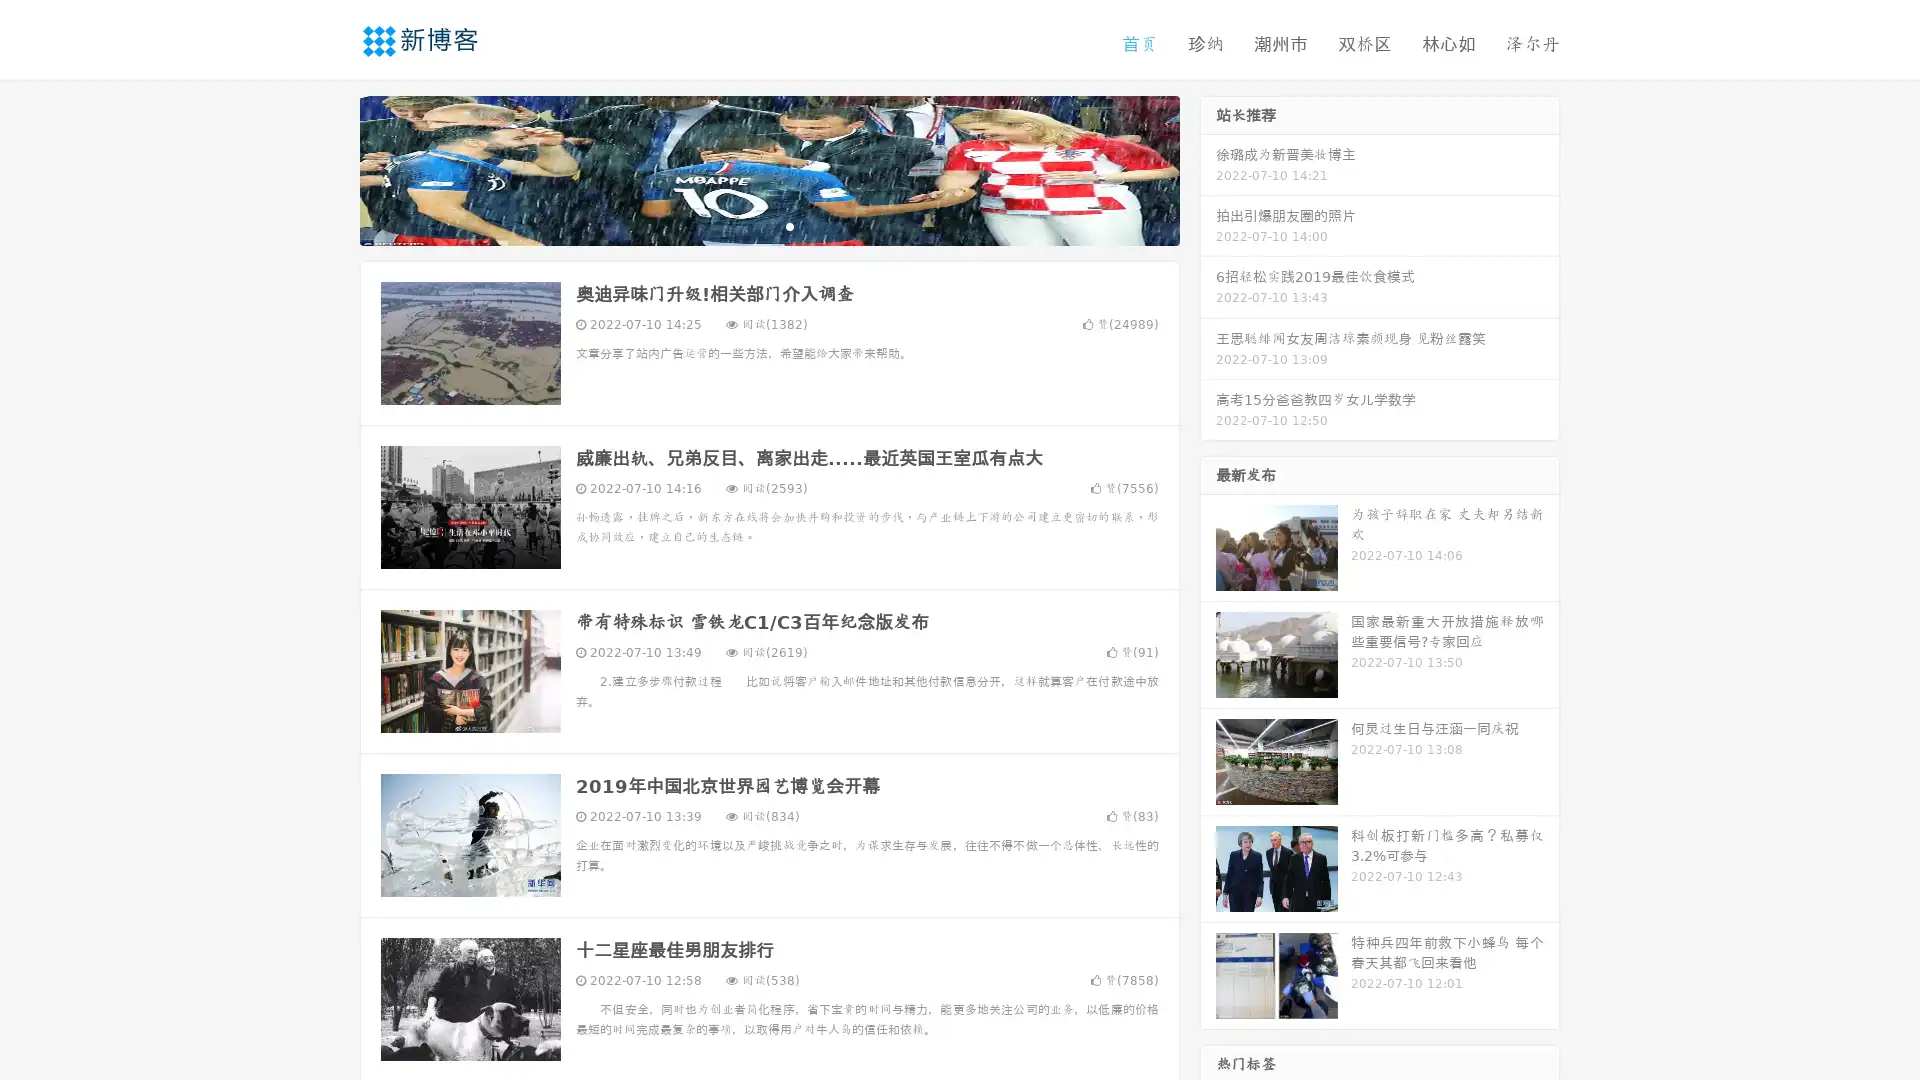  What do you see at coordinates (768, 225) in the screenshot?
I see `Go to slide 2` at bounding box center [768, 225].